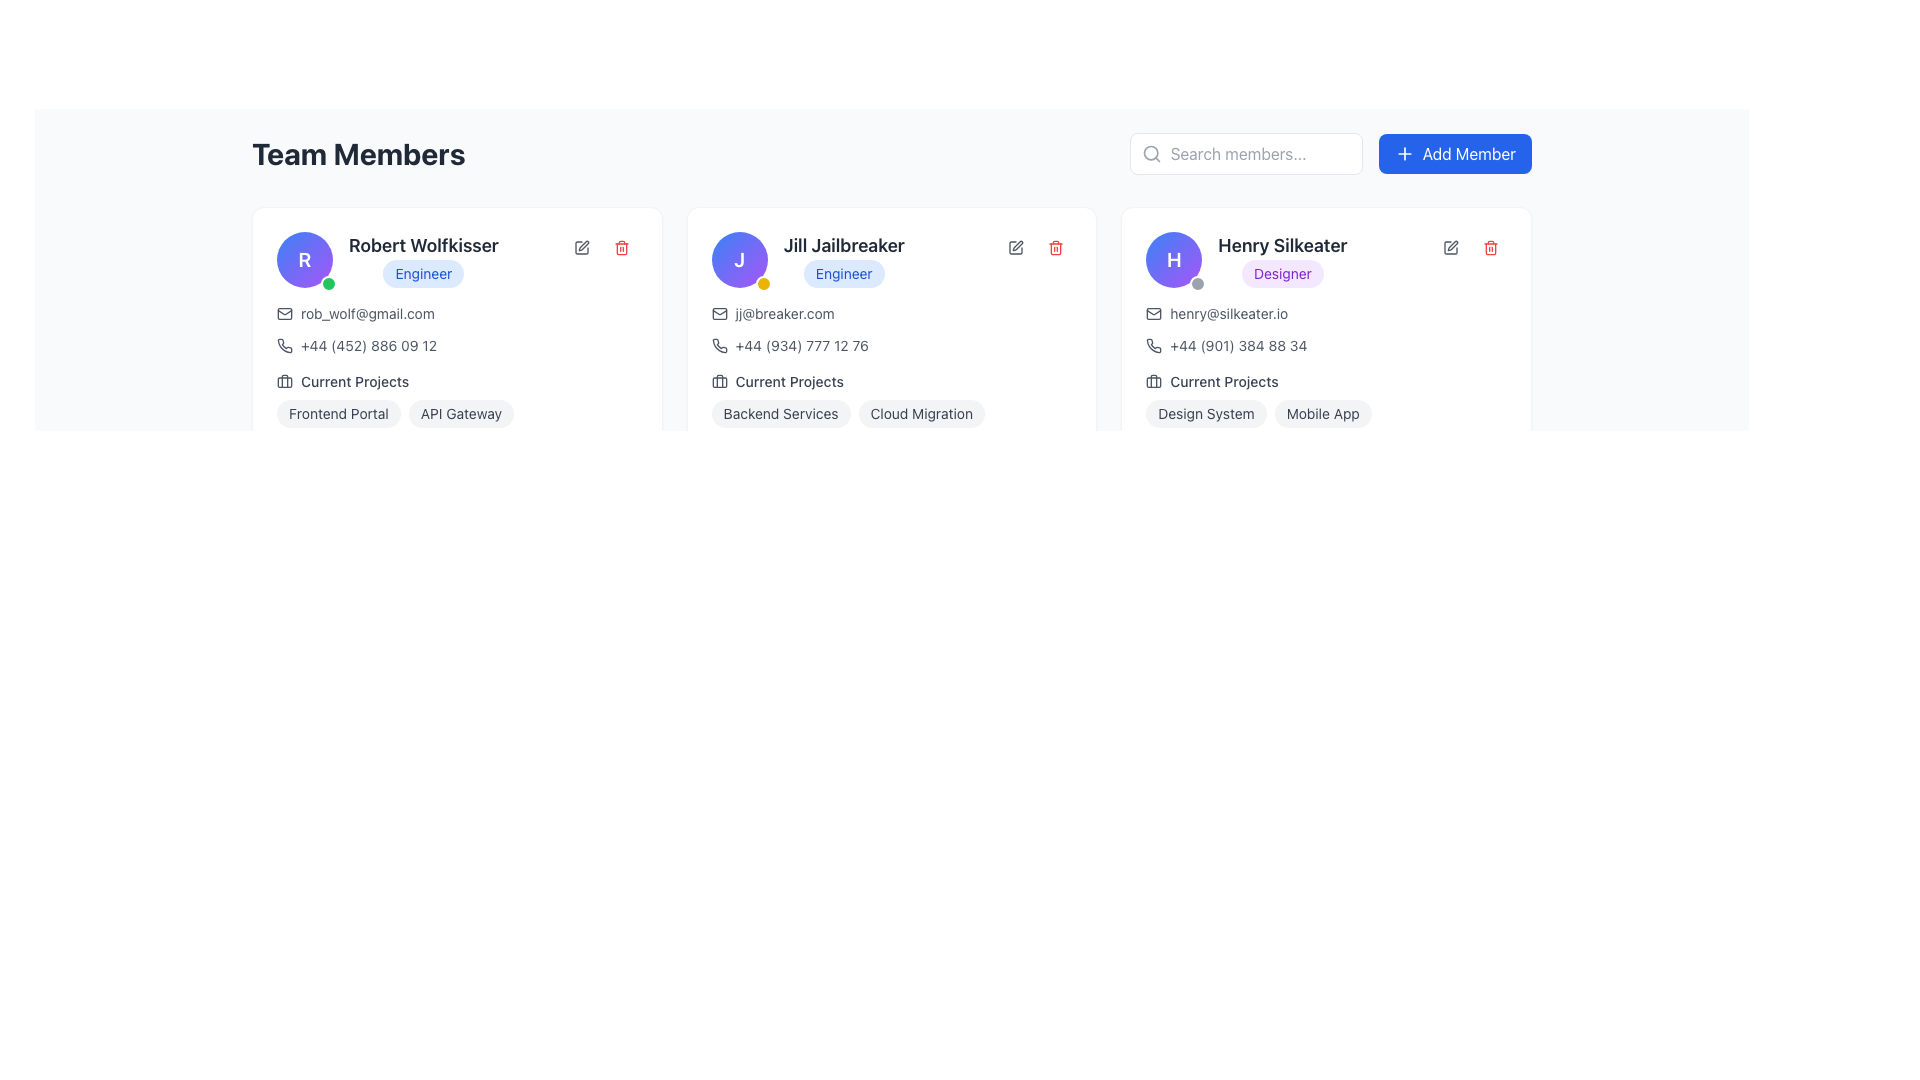 Image resolution: width=1920 pixels, height=1080 pixels. Describe the element at coordinates (1450, 246) in the screenshot. I see `the edit button located in the top-right corner of Henry Silkeater's user card to initiate the edit action` at that location.